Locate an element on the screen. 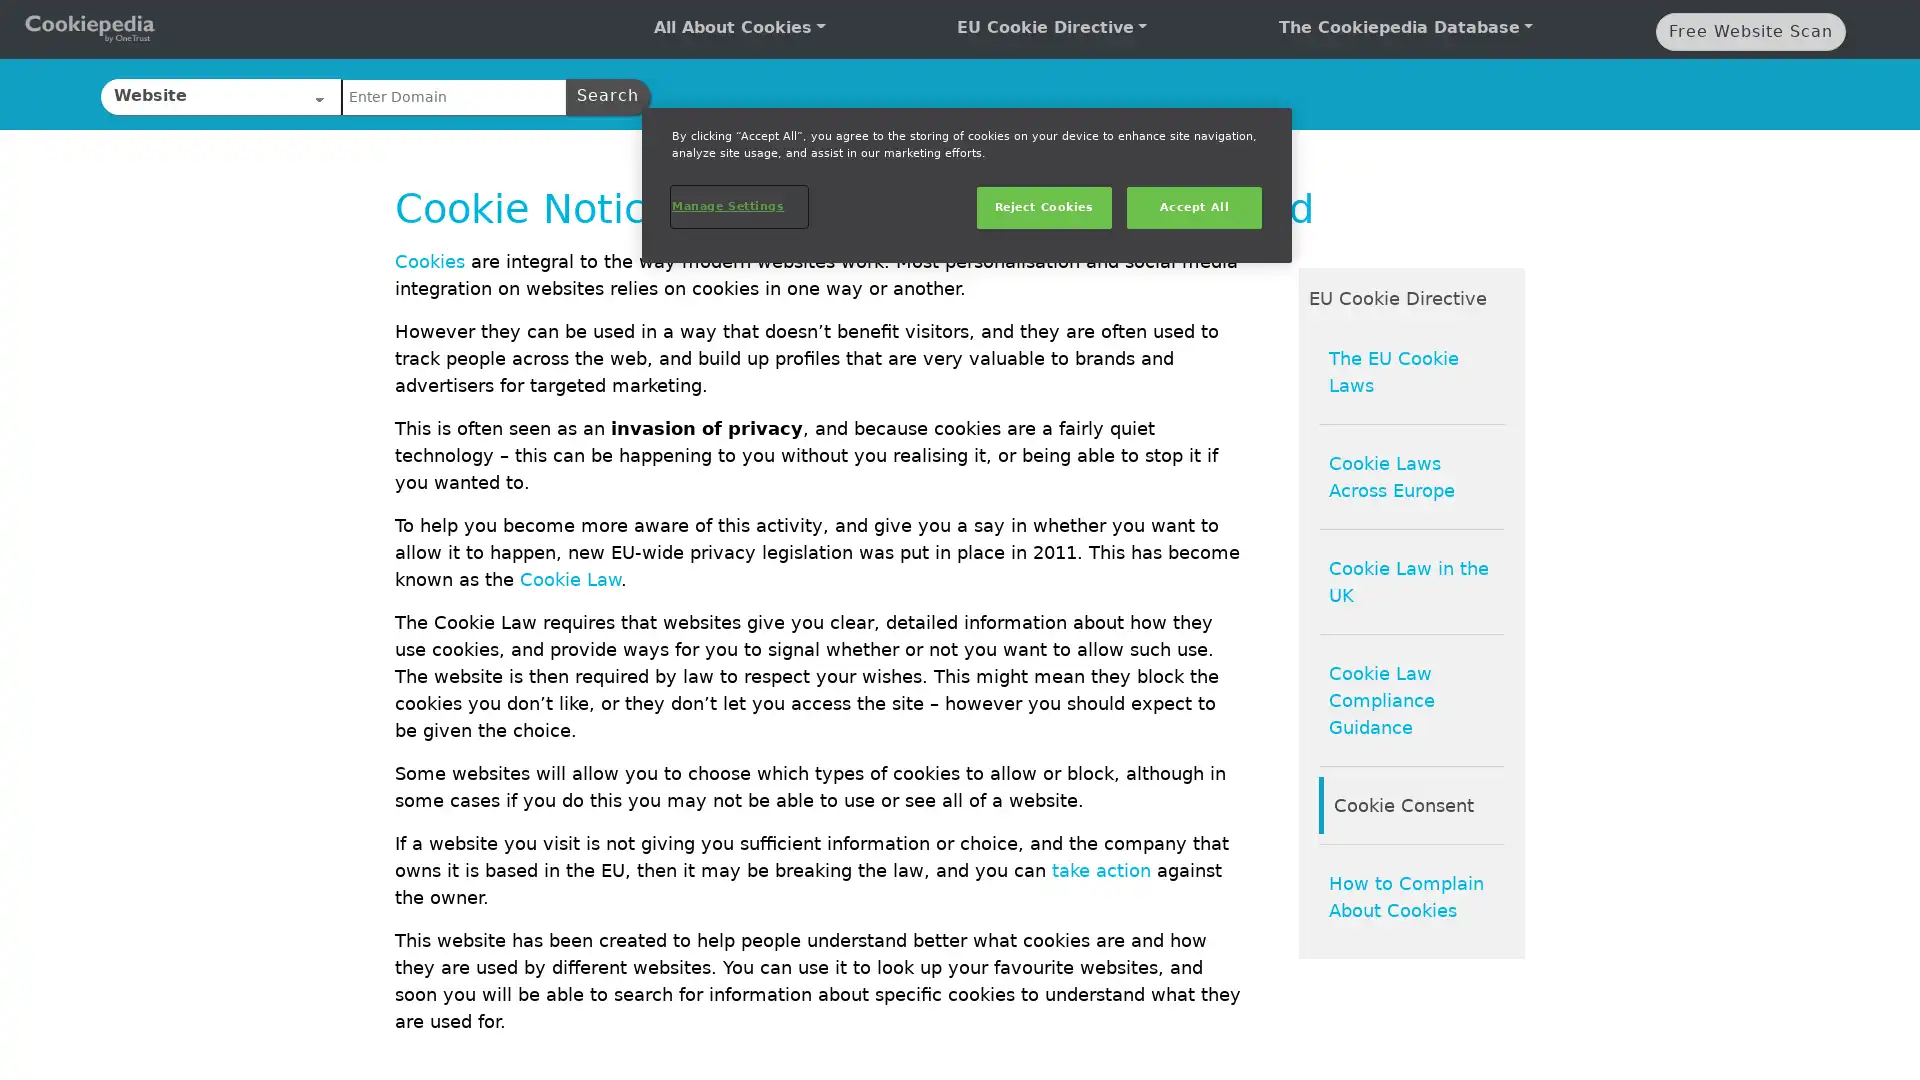  Accept All is located at coordinates (1194, 208).